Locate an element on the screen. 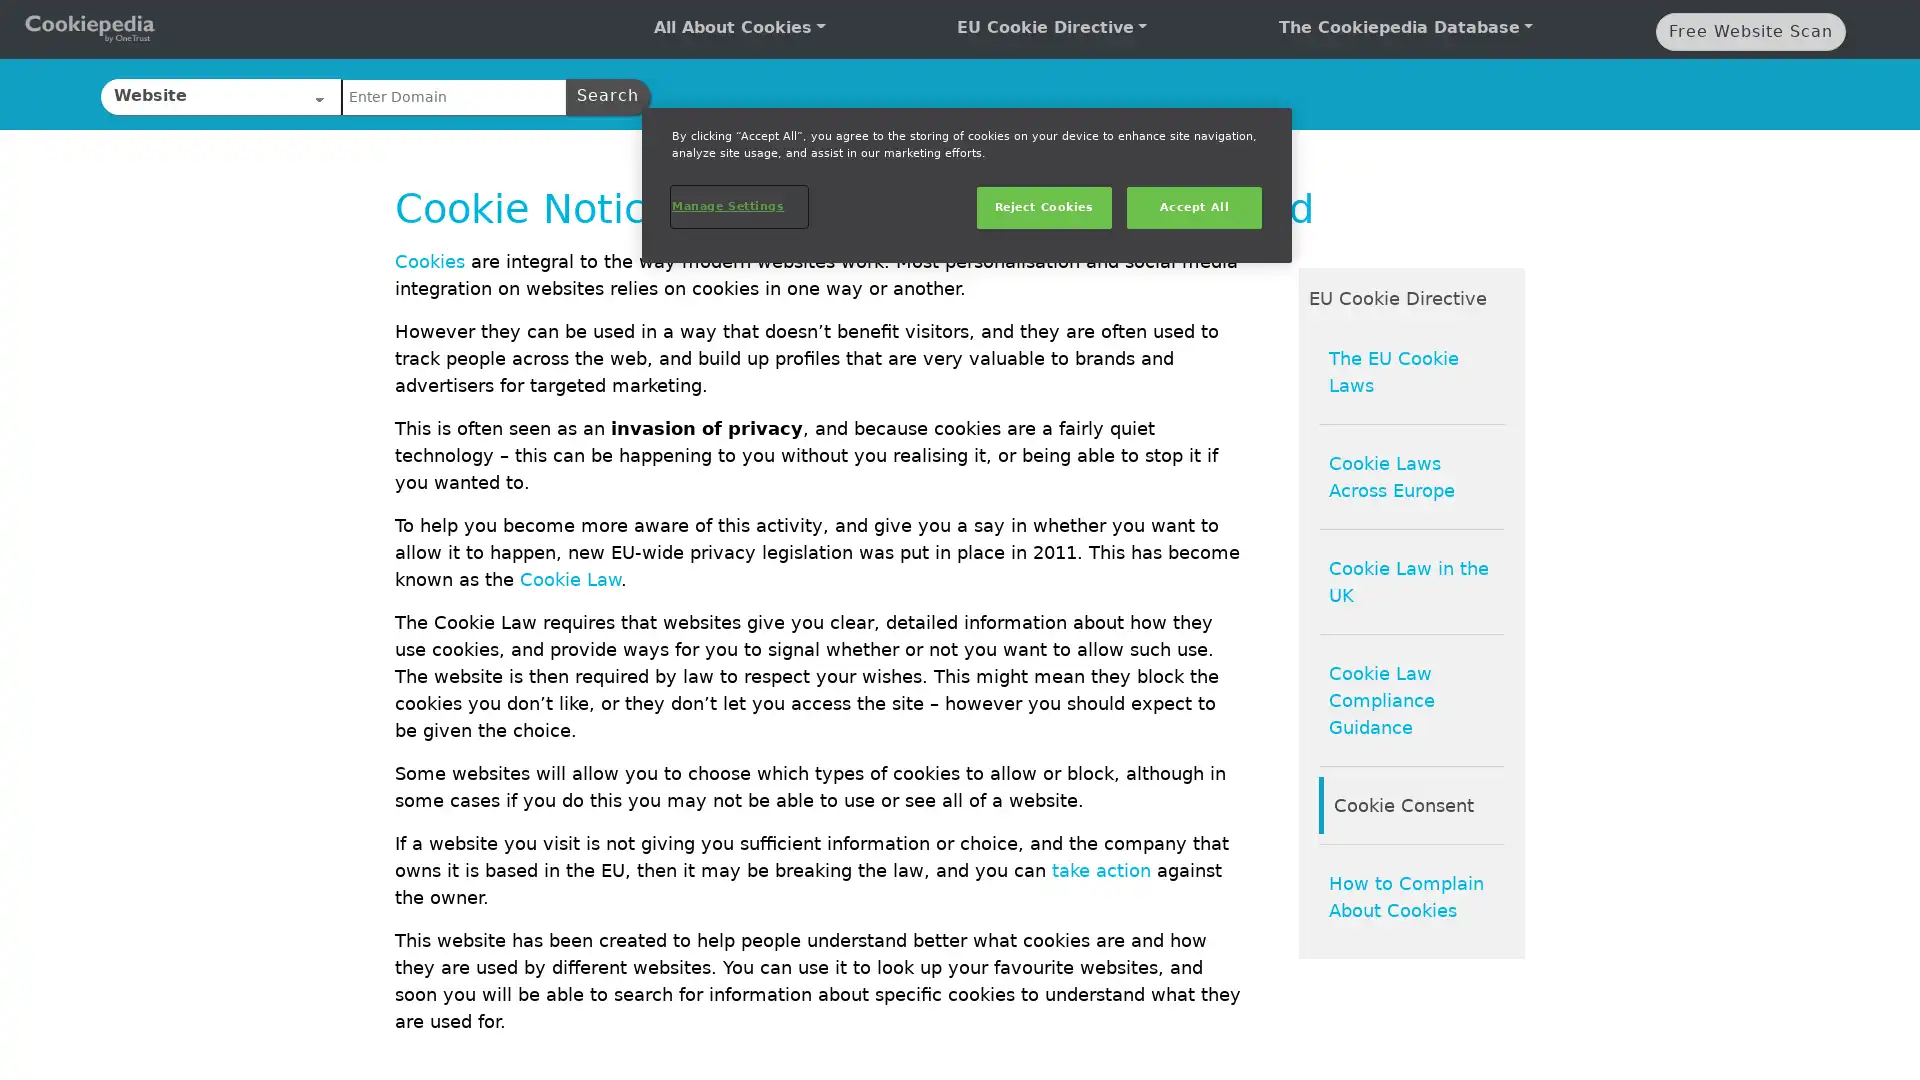  Accept All is located at coordinates (1194, 208).